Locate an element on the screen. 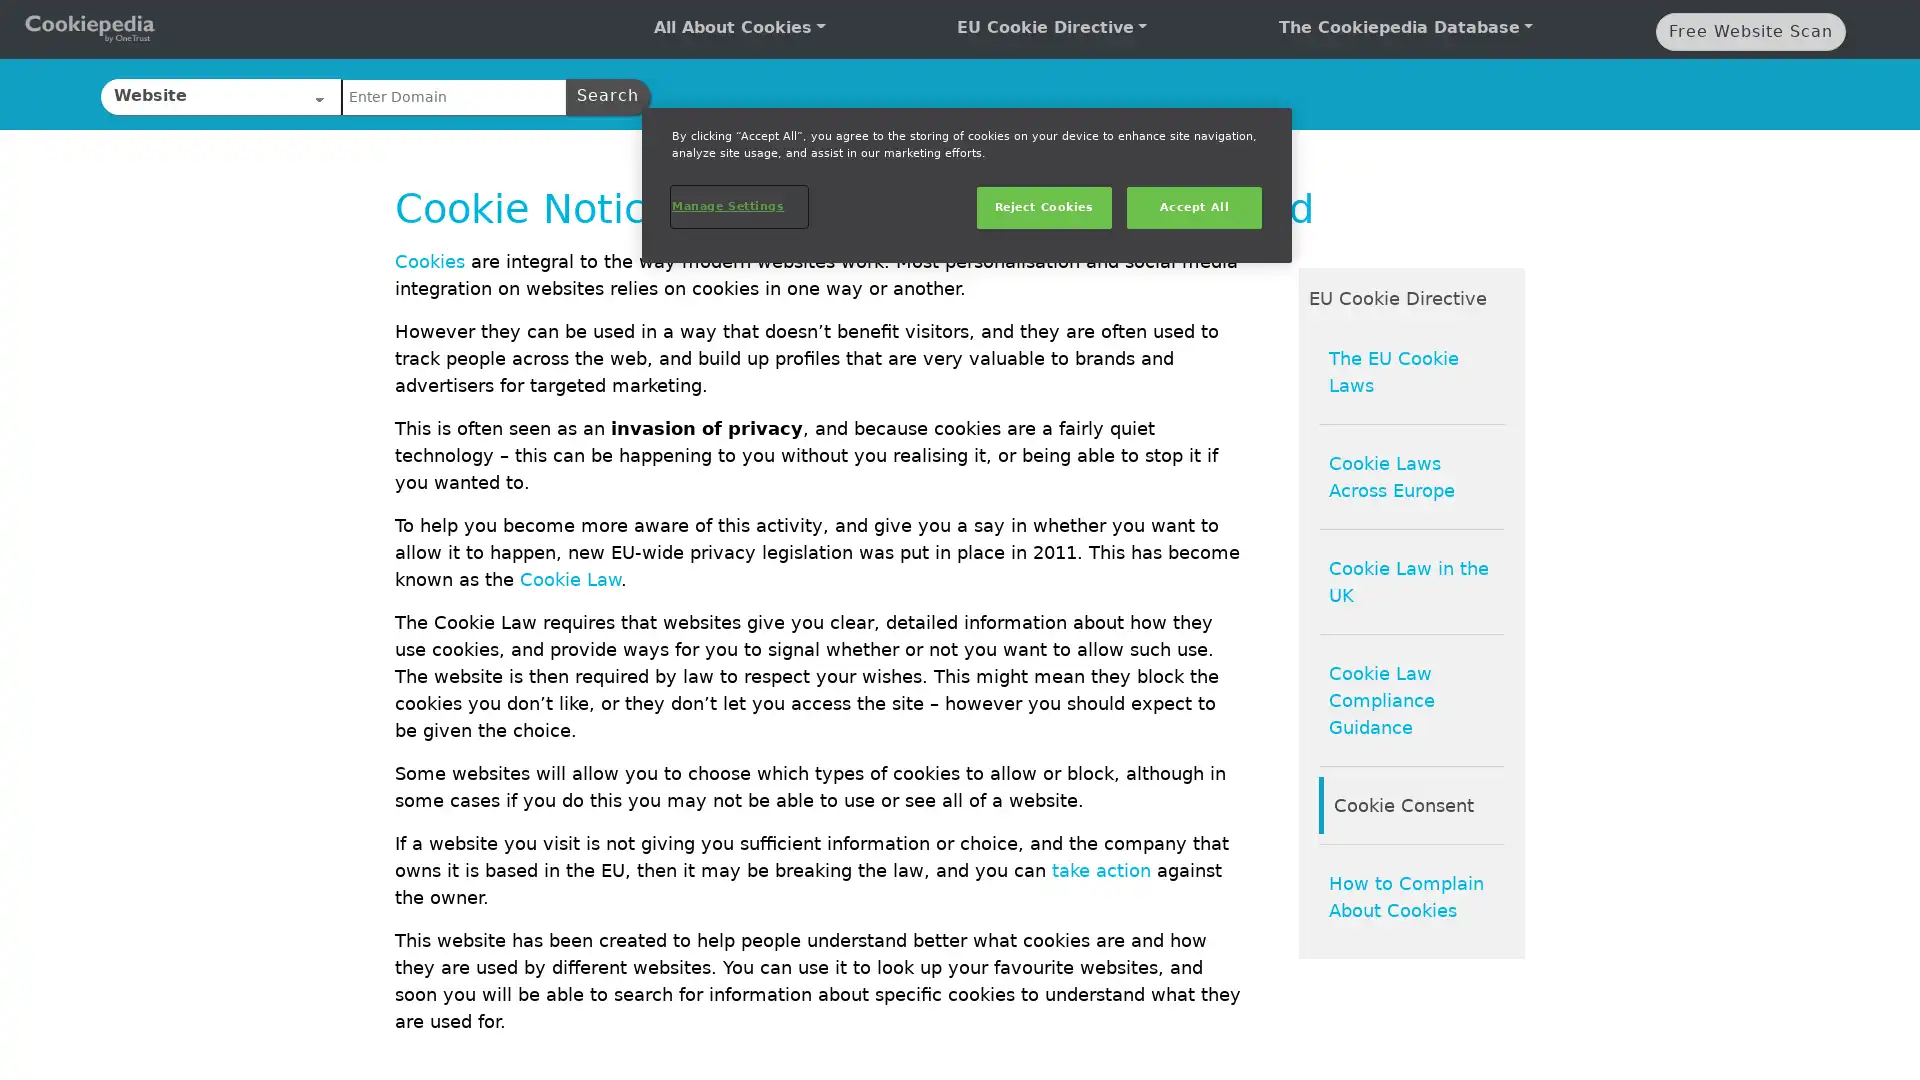  Accept All is located at coordinates (1194, 208).